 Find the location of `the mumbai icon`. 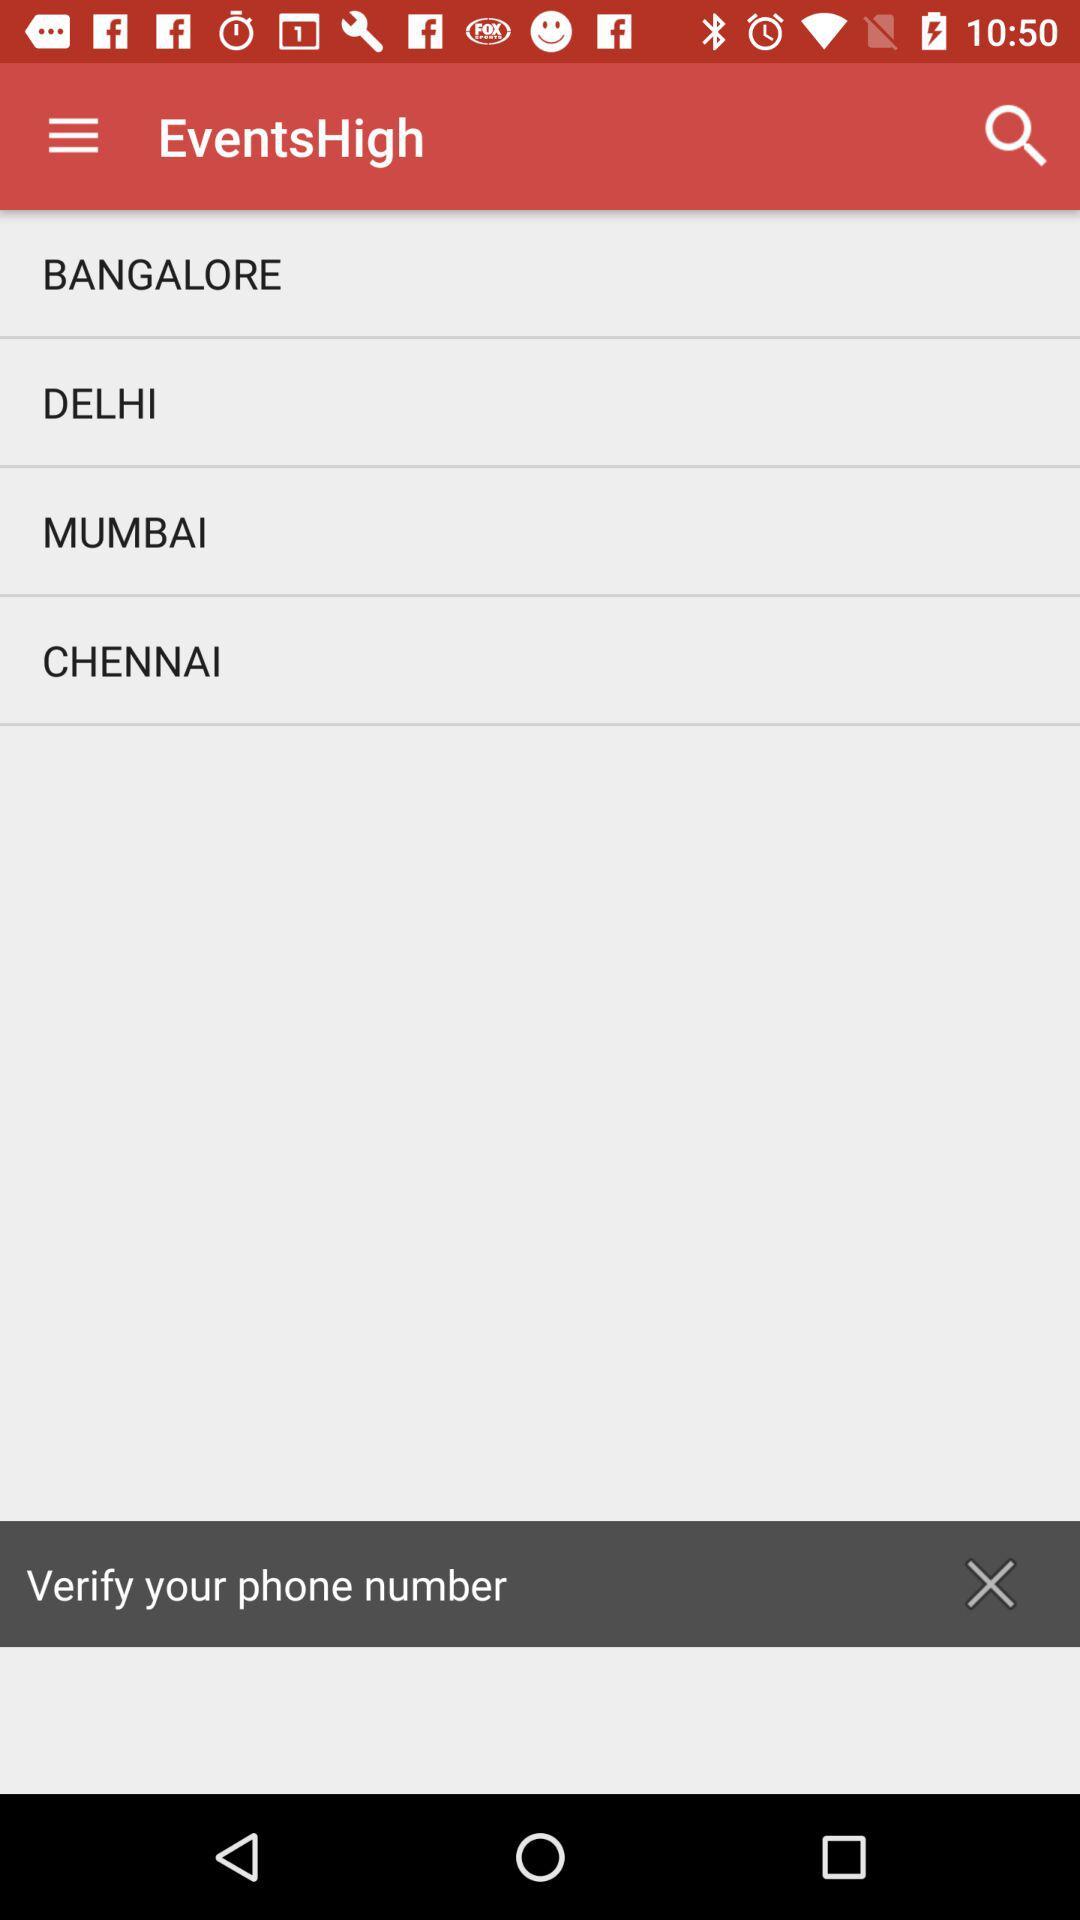

the mumbai icon is located at coordinates (540, 531).